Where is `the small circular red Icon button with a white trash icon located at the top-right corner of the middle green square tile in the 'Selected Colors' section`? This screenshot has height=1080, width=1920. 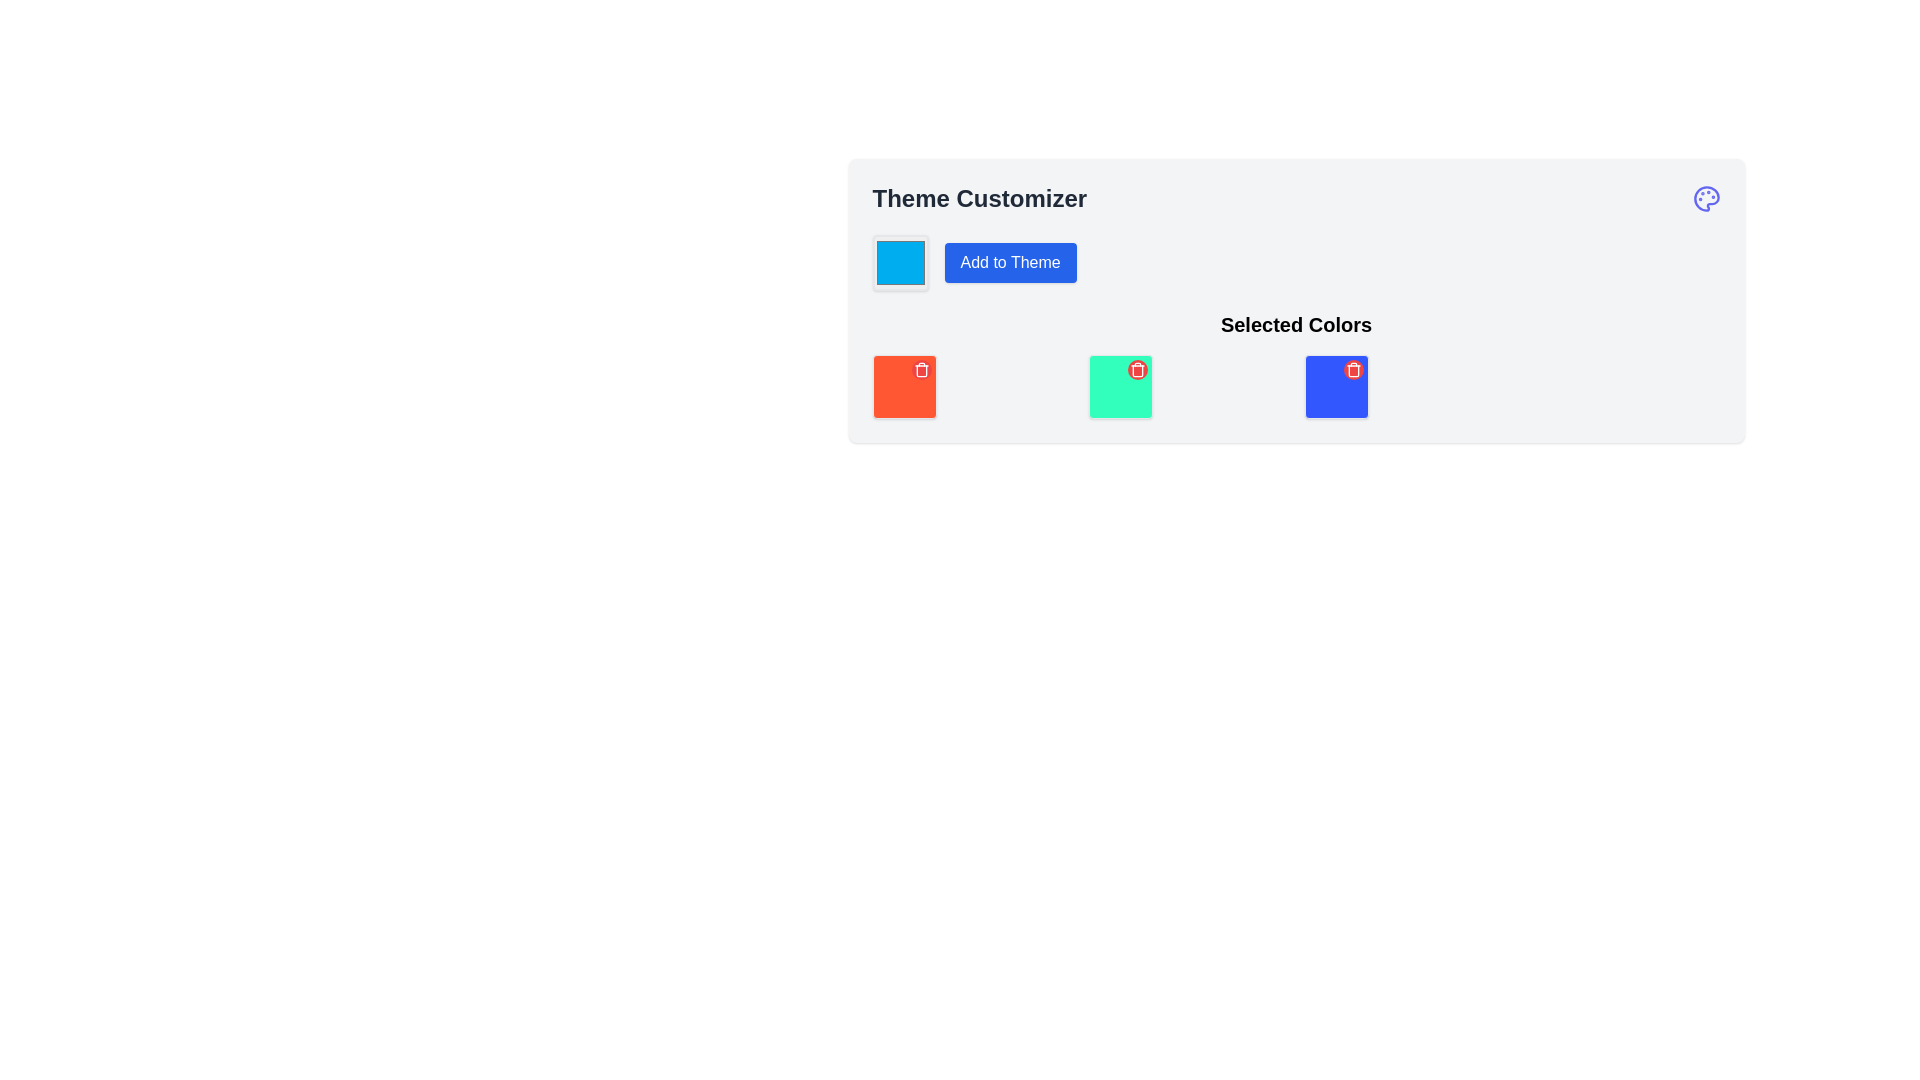
the small circular red Icon button with a white trash icon located at the top-right corner of the middle green square tile in the 'Selected Colors' section is located at coordinates (1137, 370).